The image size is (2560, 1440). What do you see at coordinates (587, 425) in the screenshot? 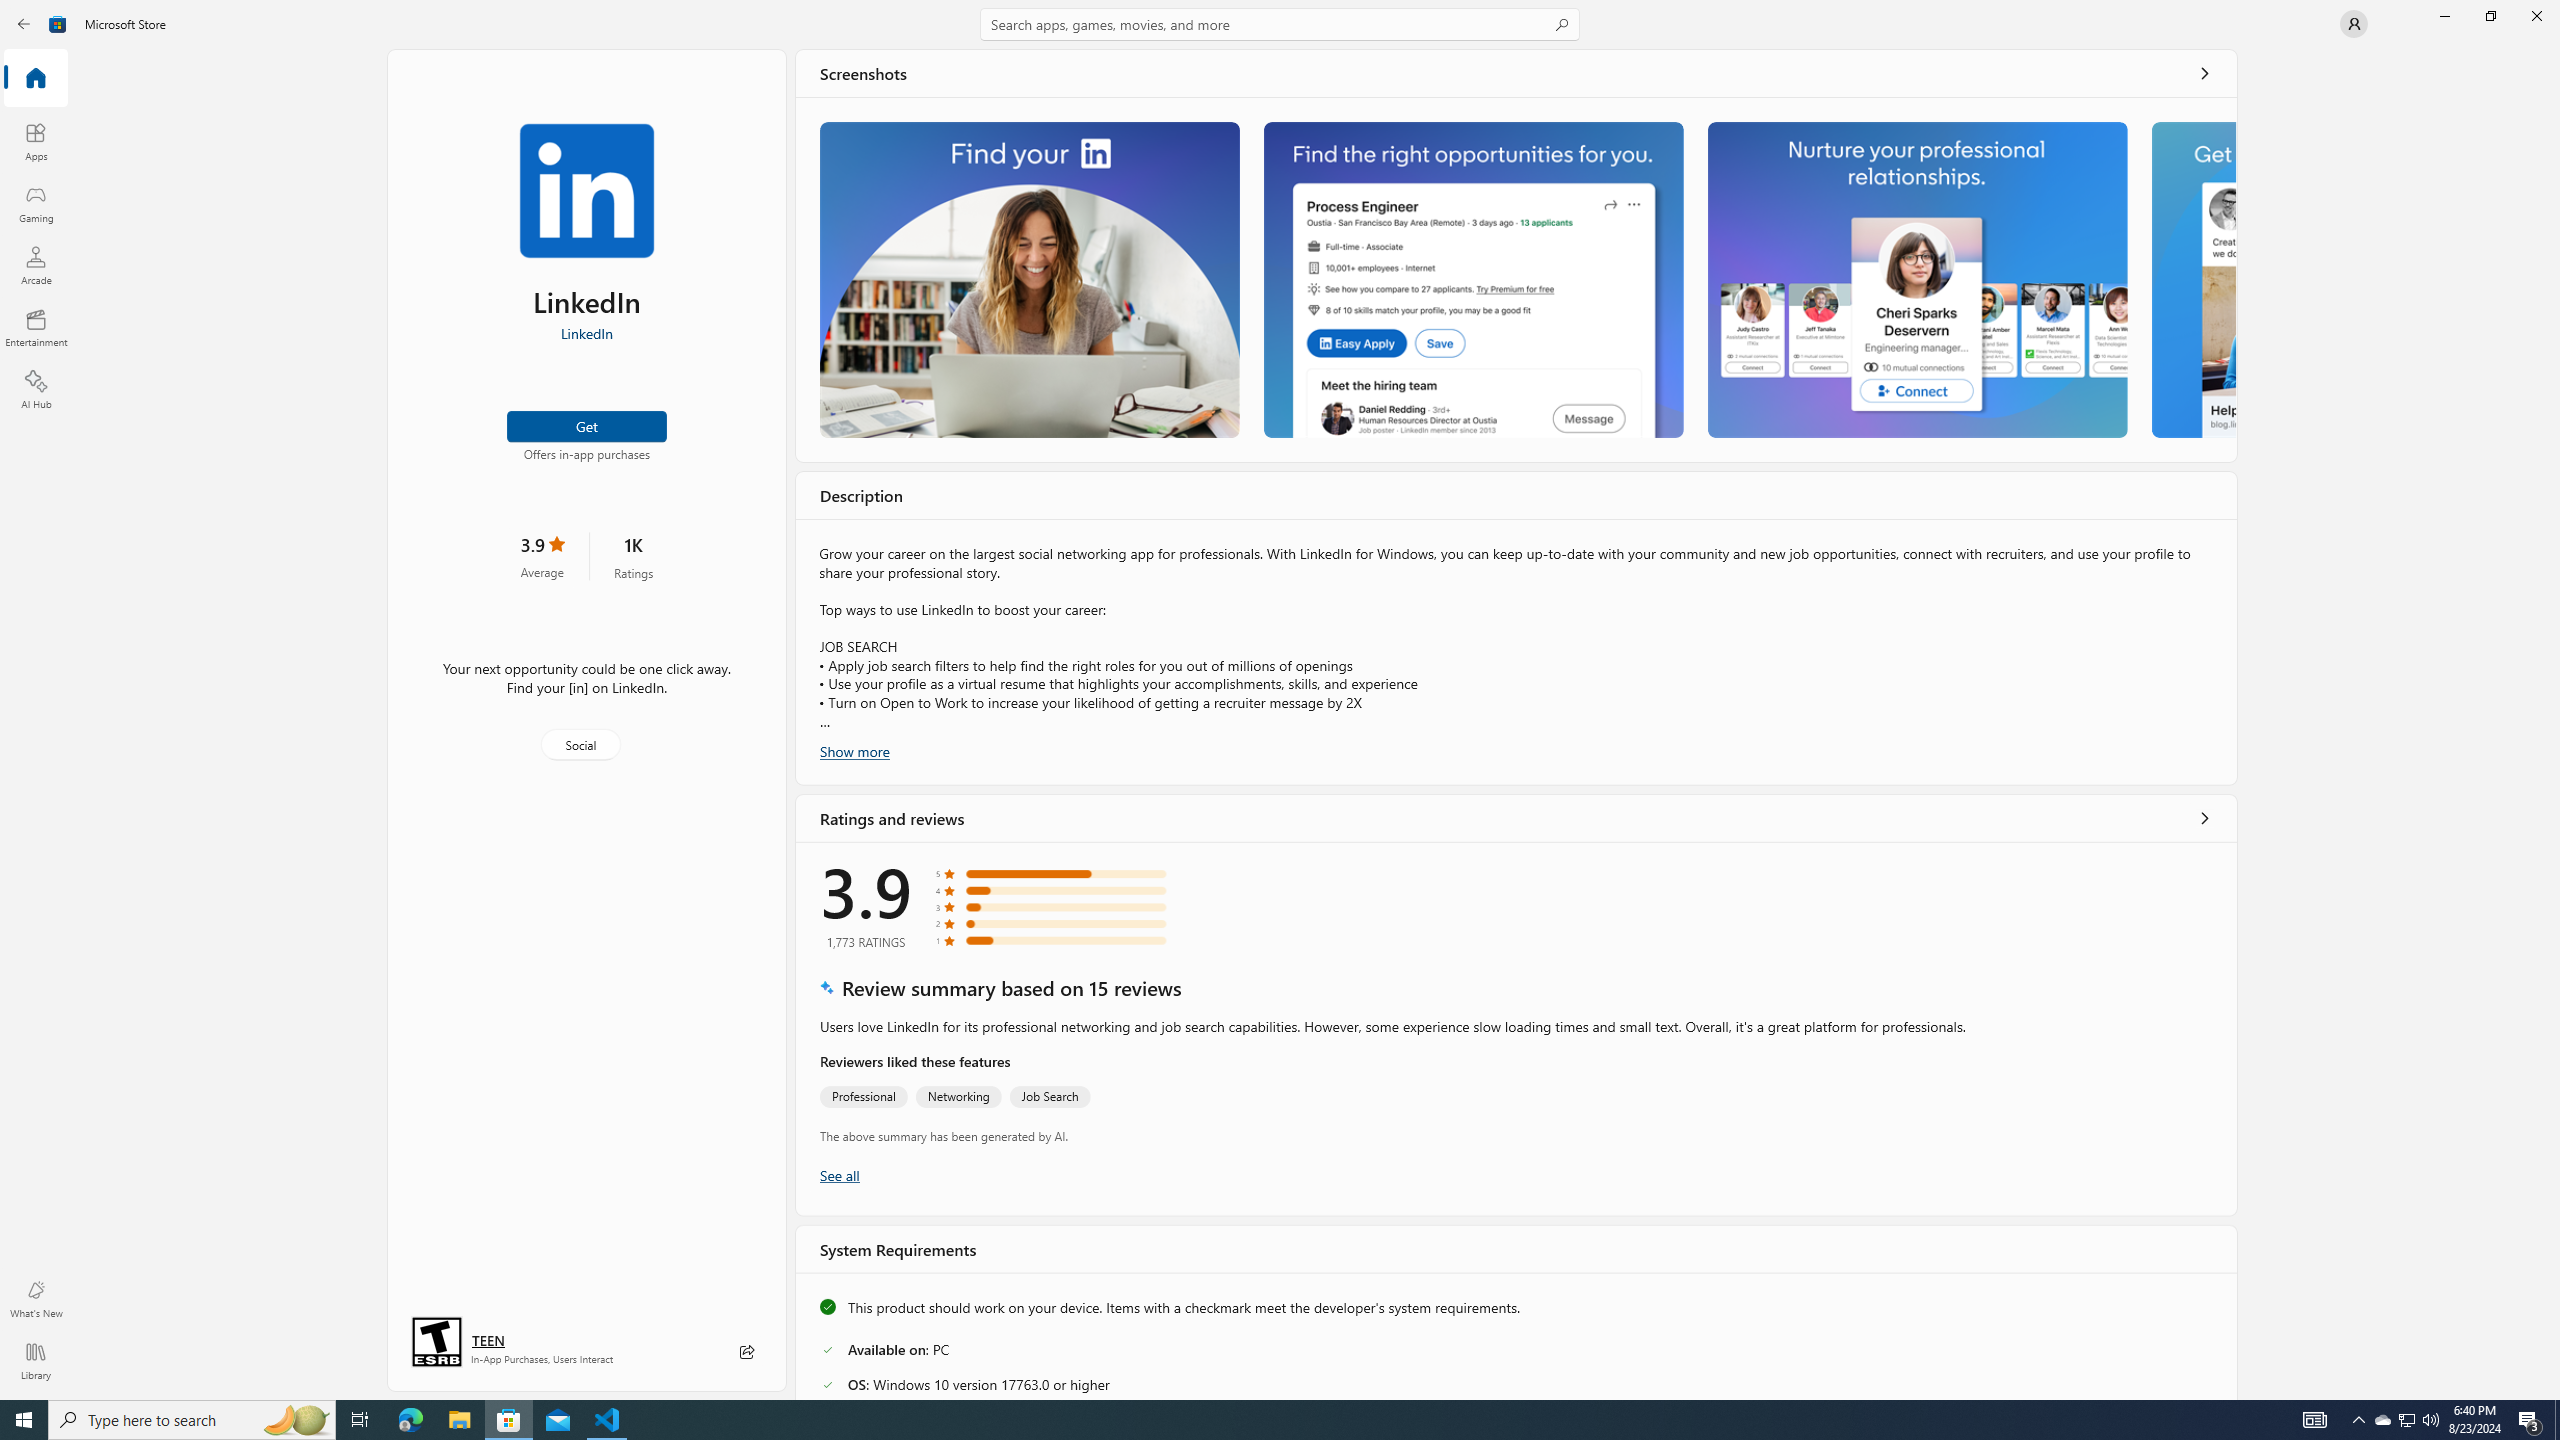
I see `'Get'` at bounding box center [587, 425].